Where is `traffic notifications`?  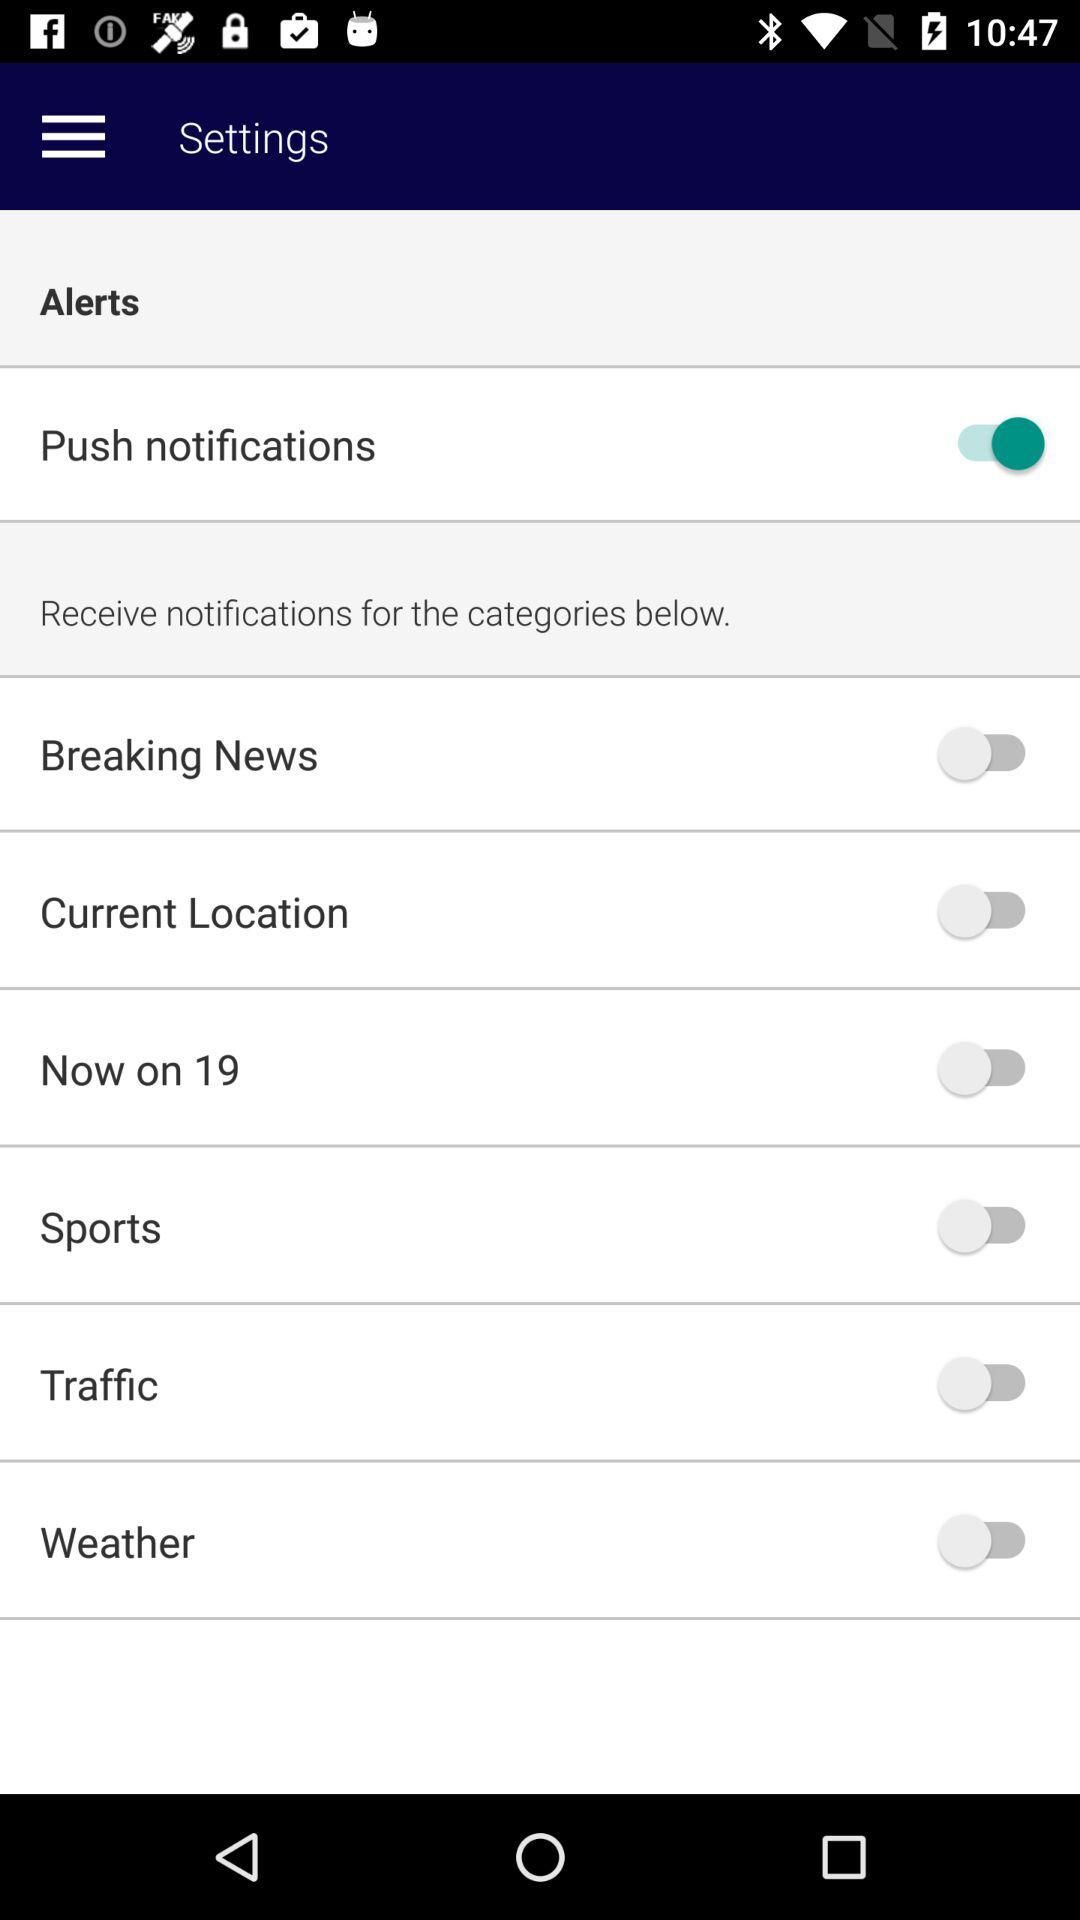 traffic notifications is located at coordinates (991, 1382).